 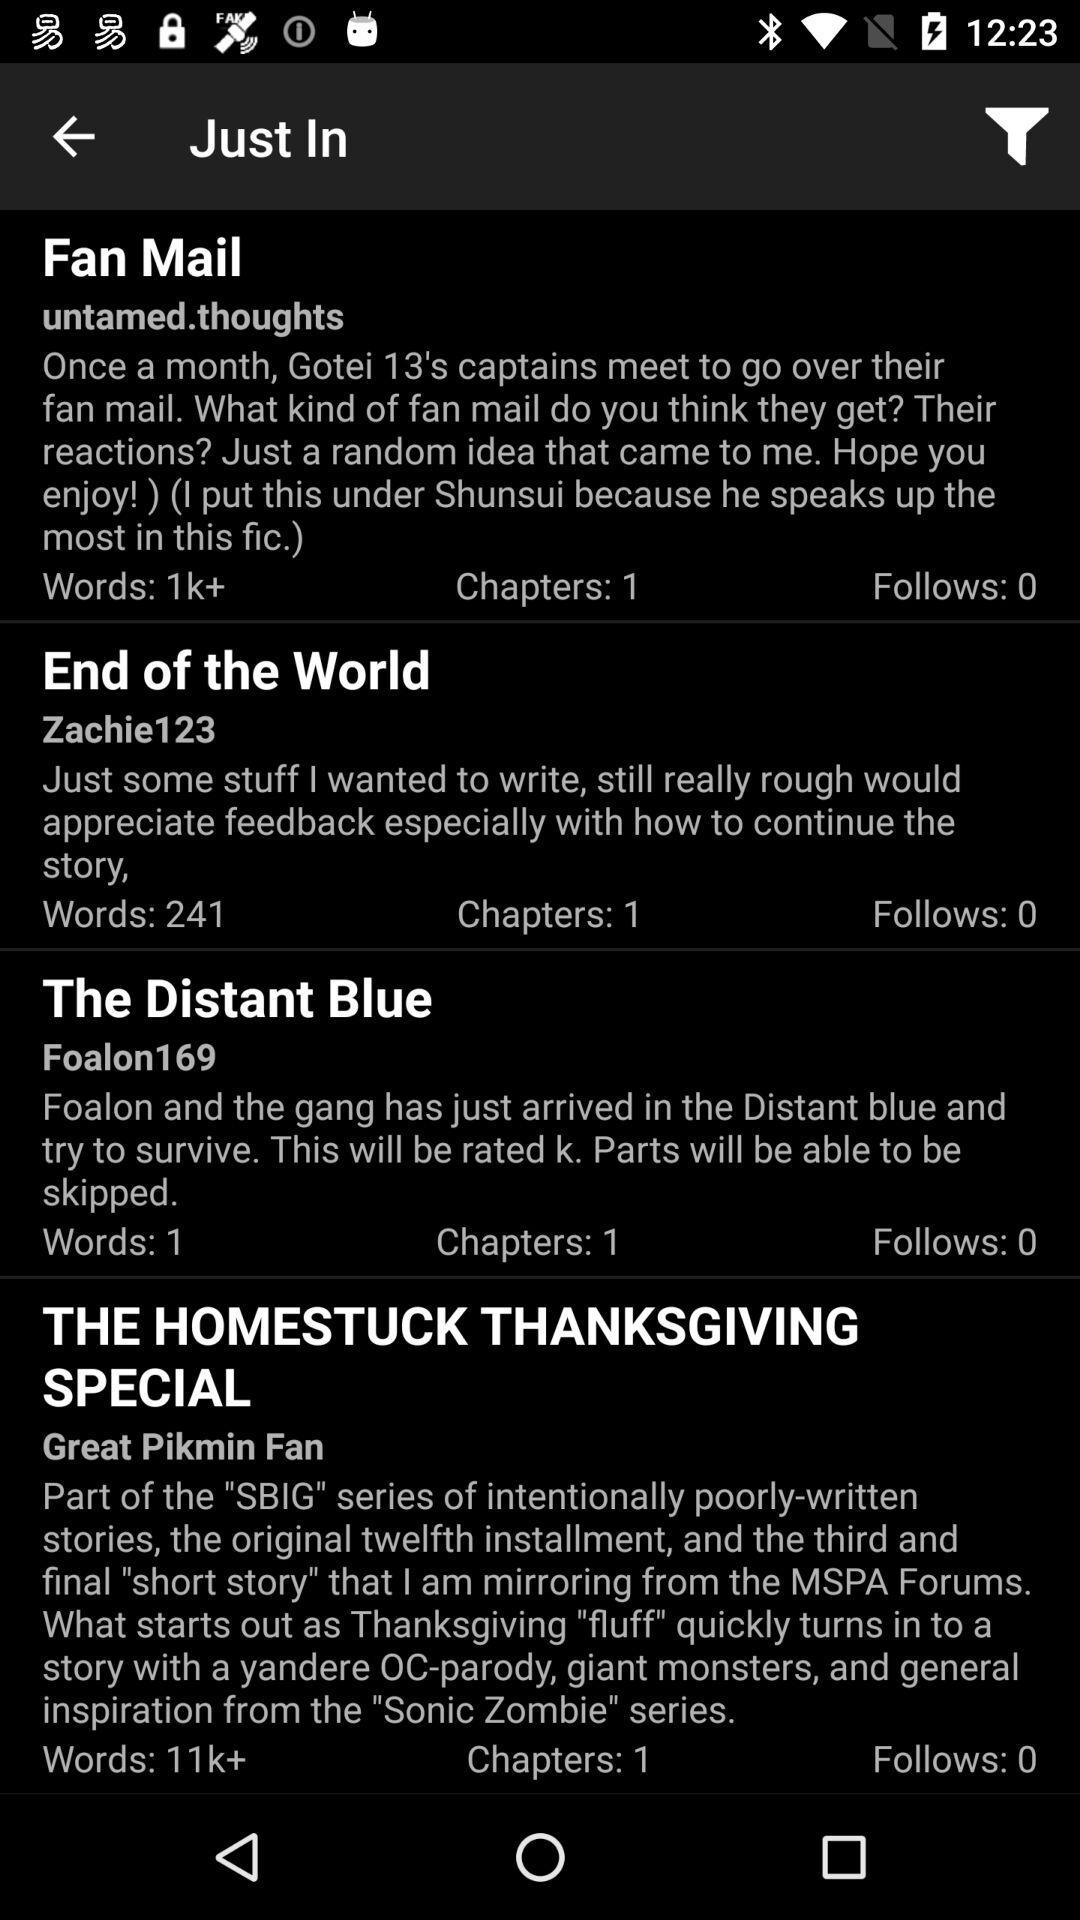 I want to click on item above once a month icon, so click(x=1017, y=135).